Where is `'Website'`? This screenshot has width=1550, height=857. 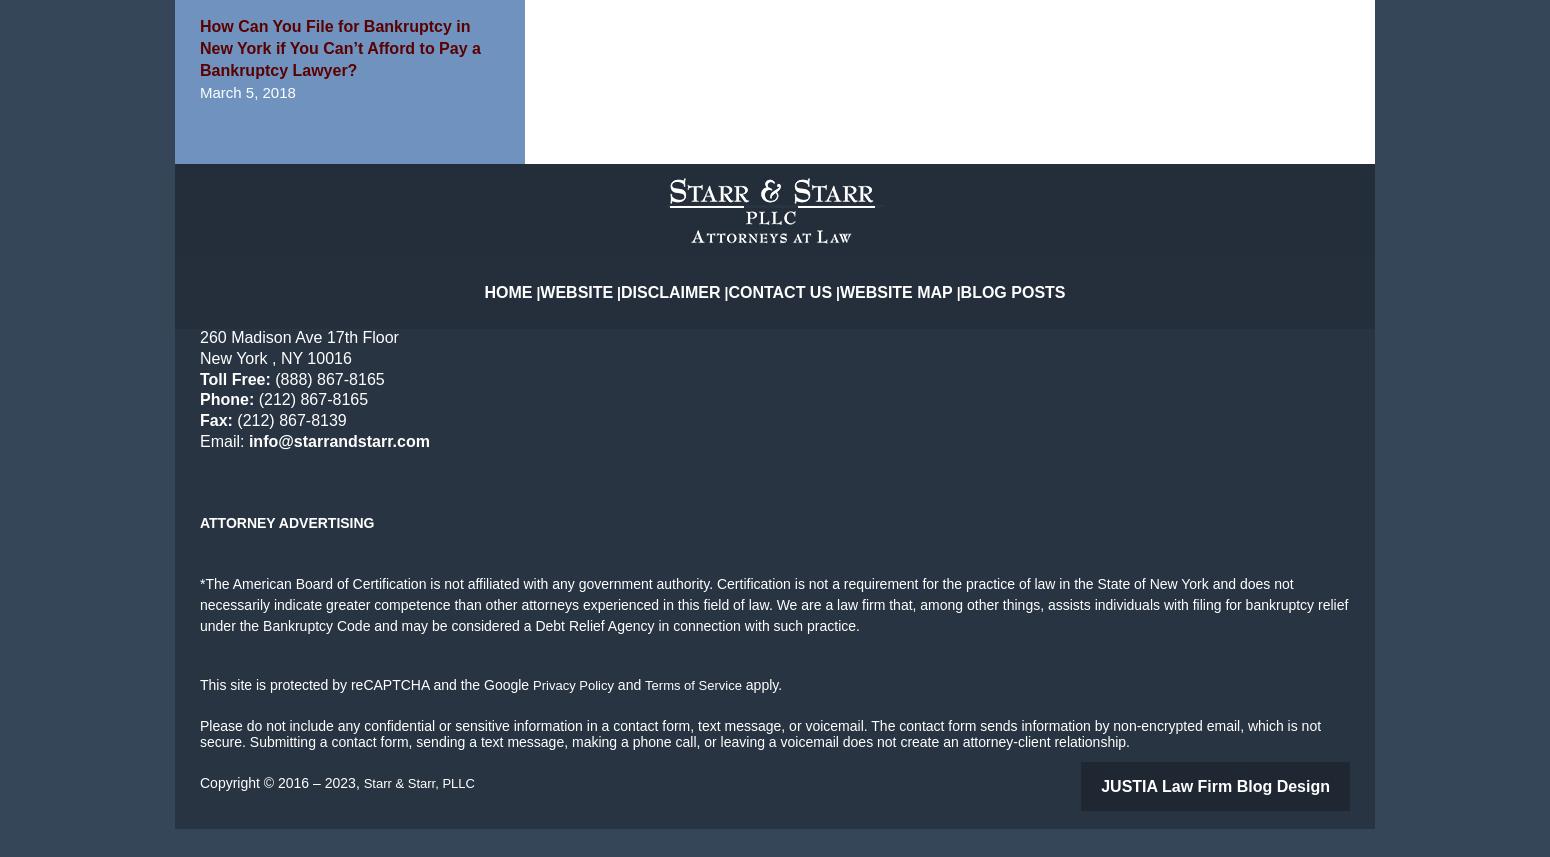
'Website' is located at coordinates (604, 305).